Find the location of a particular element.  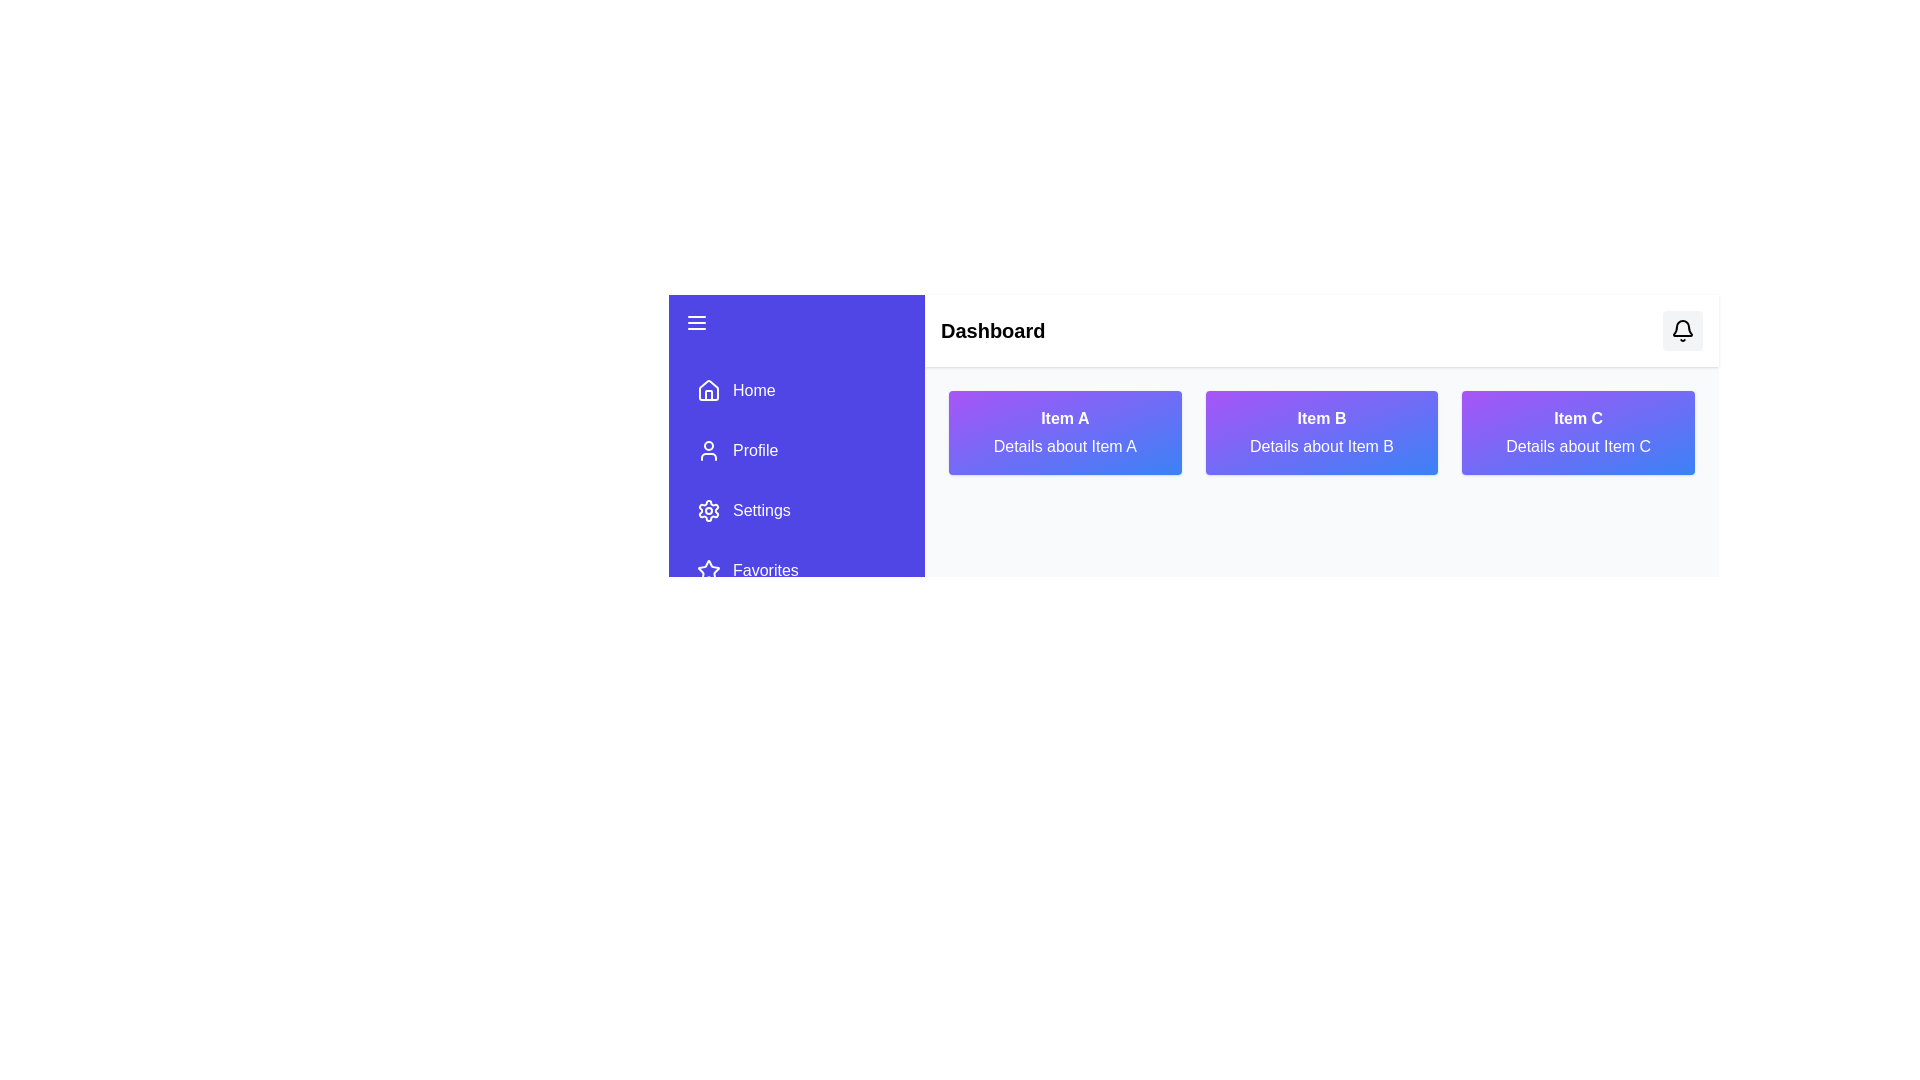

the rectangular button with a gradient background labeled 'Item A' that contains details about the item, located at the specified coordinates is located at coordinates (1064, 431).